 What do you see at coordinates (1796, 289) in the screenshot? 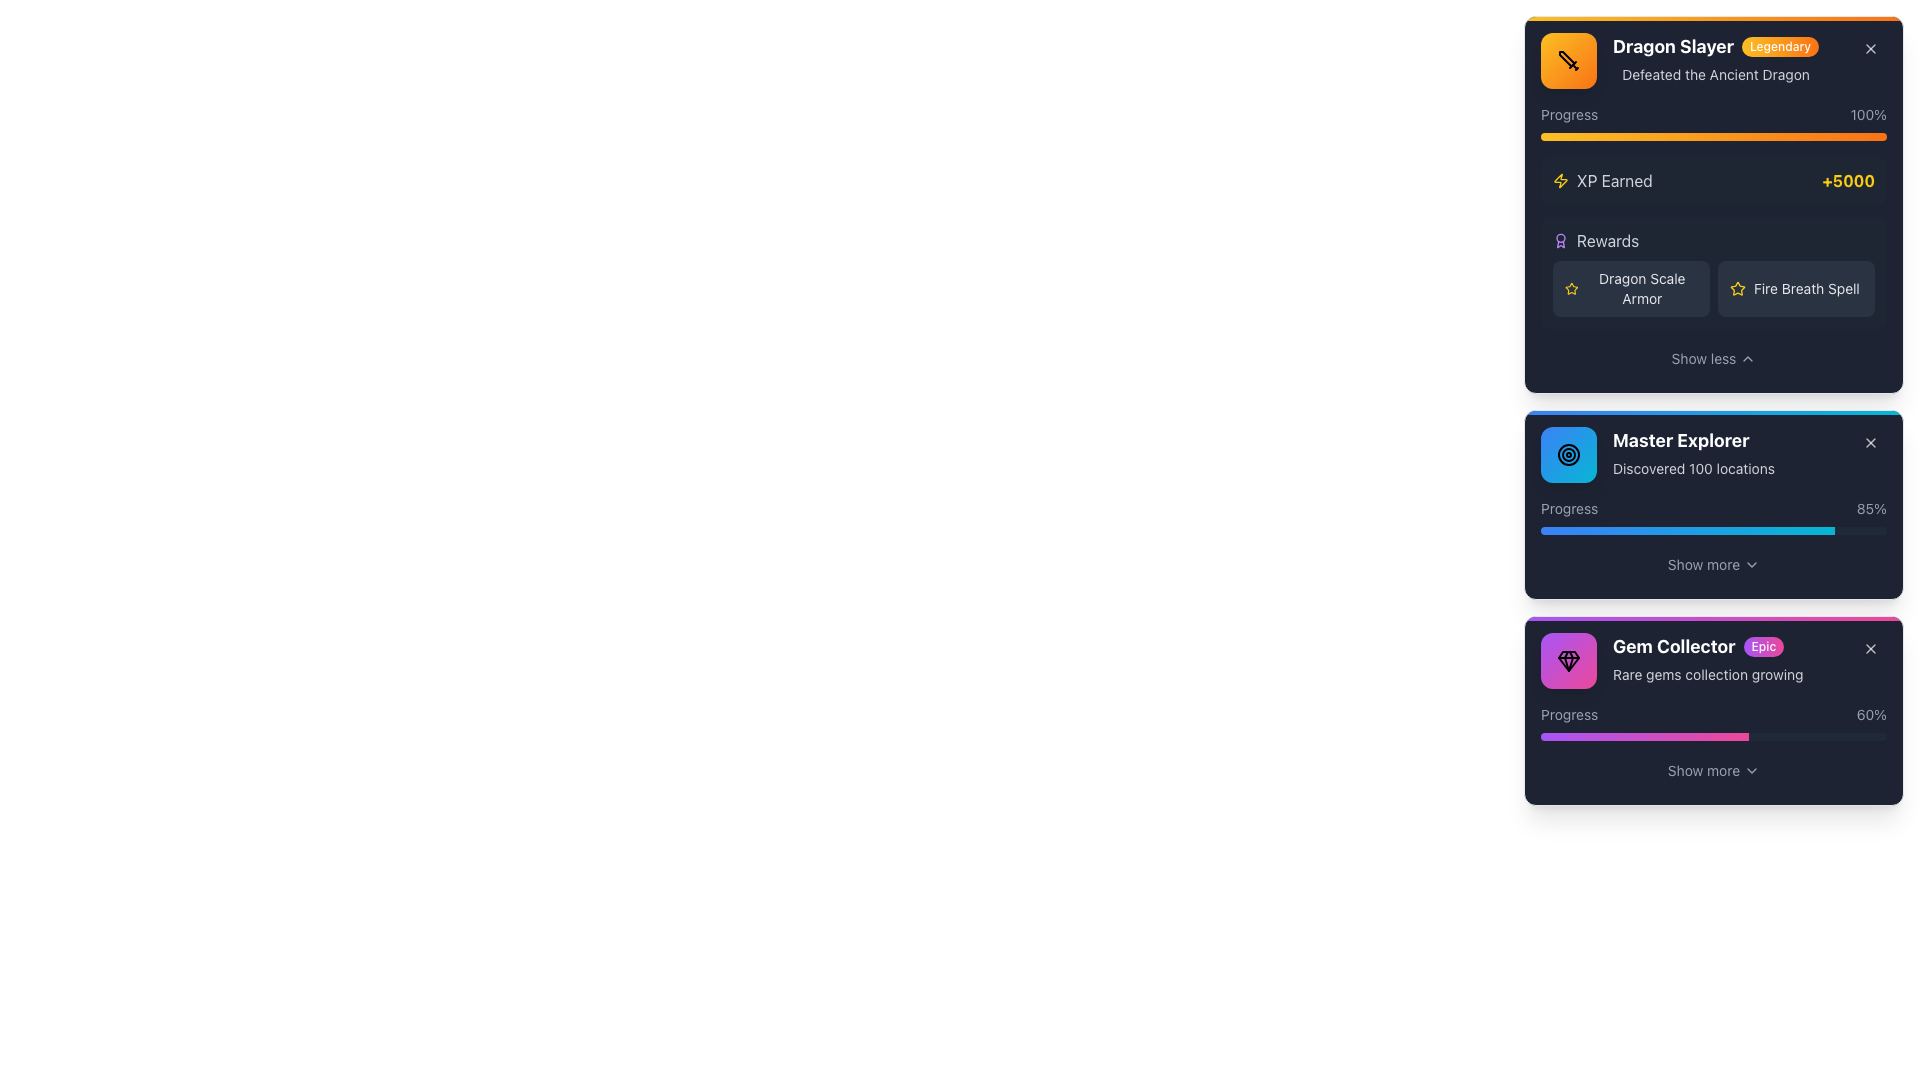
I see `text of the reward label representing the 'Fire Breath Spell' under the 'Dragon Slayer' achievement, which is the second item in the grid layout` at bounding box center [1796, 289].